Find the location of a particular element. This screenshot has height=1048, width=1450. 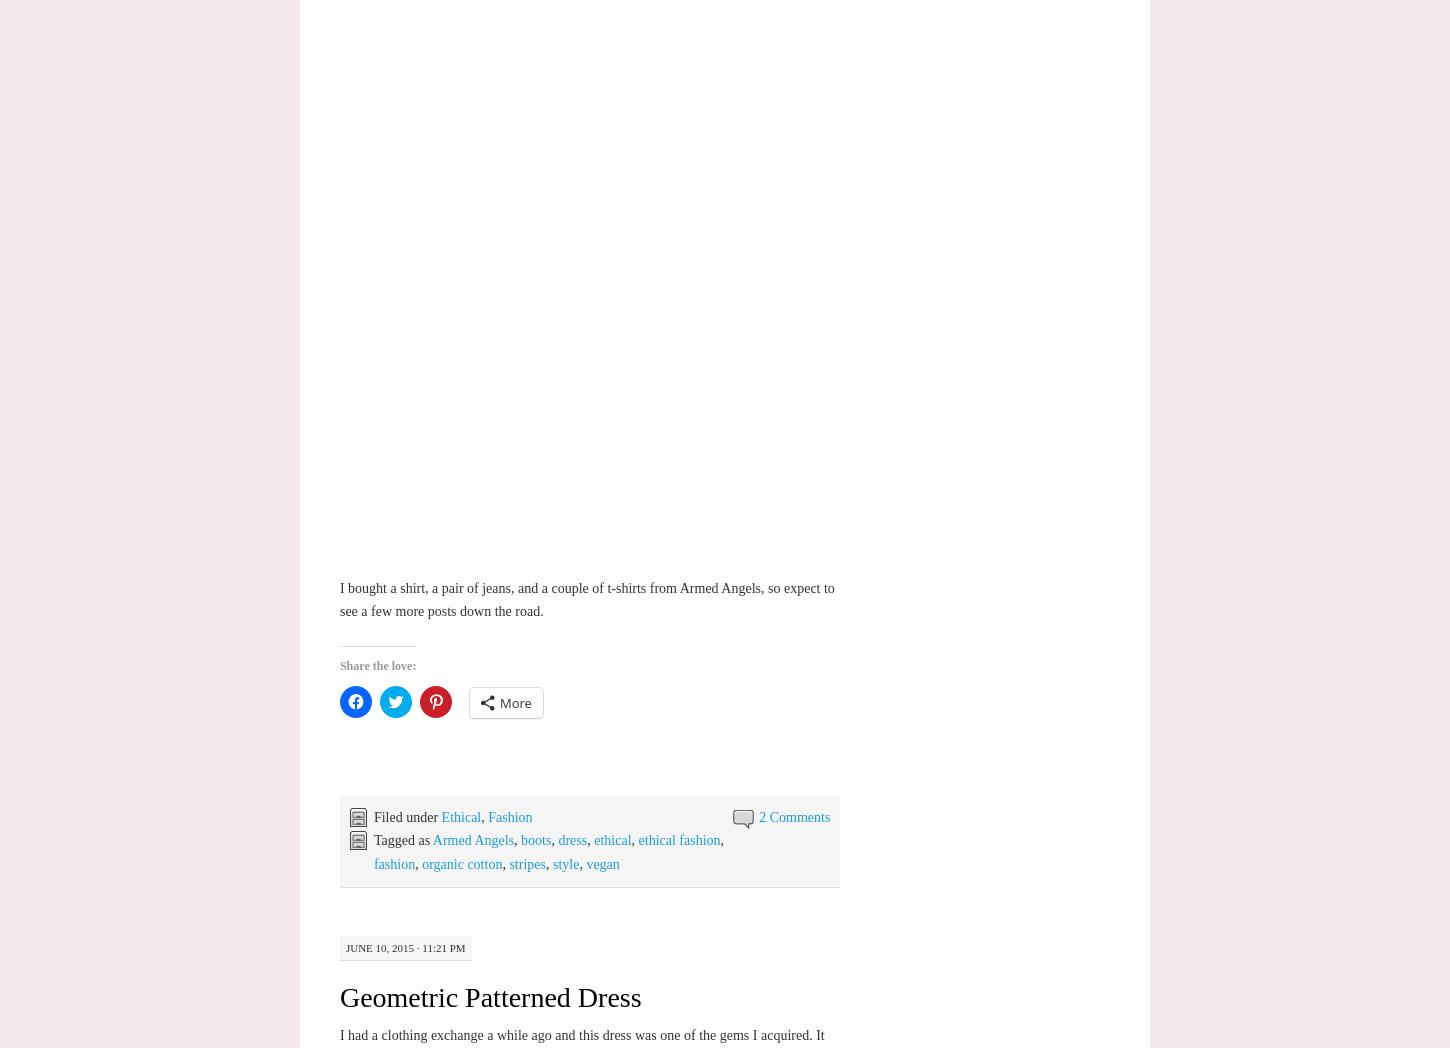

'I bought a shirt, a pair of jeans, and a couple of t-shirts from Armed Angels, so expect to see a few more posts down the road.' is located at coordinates (339, 599).